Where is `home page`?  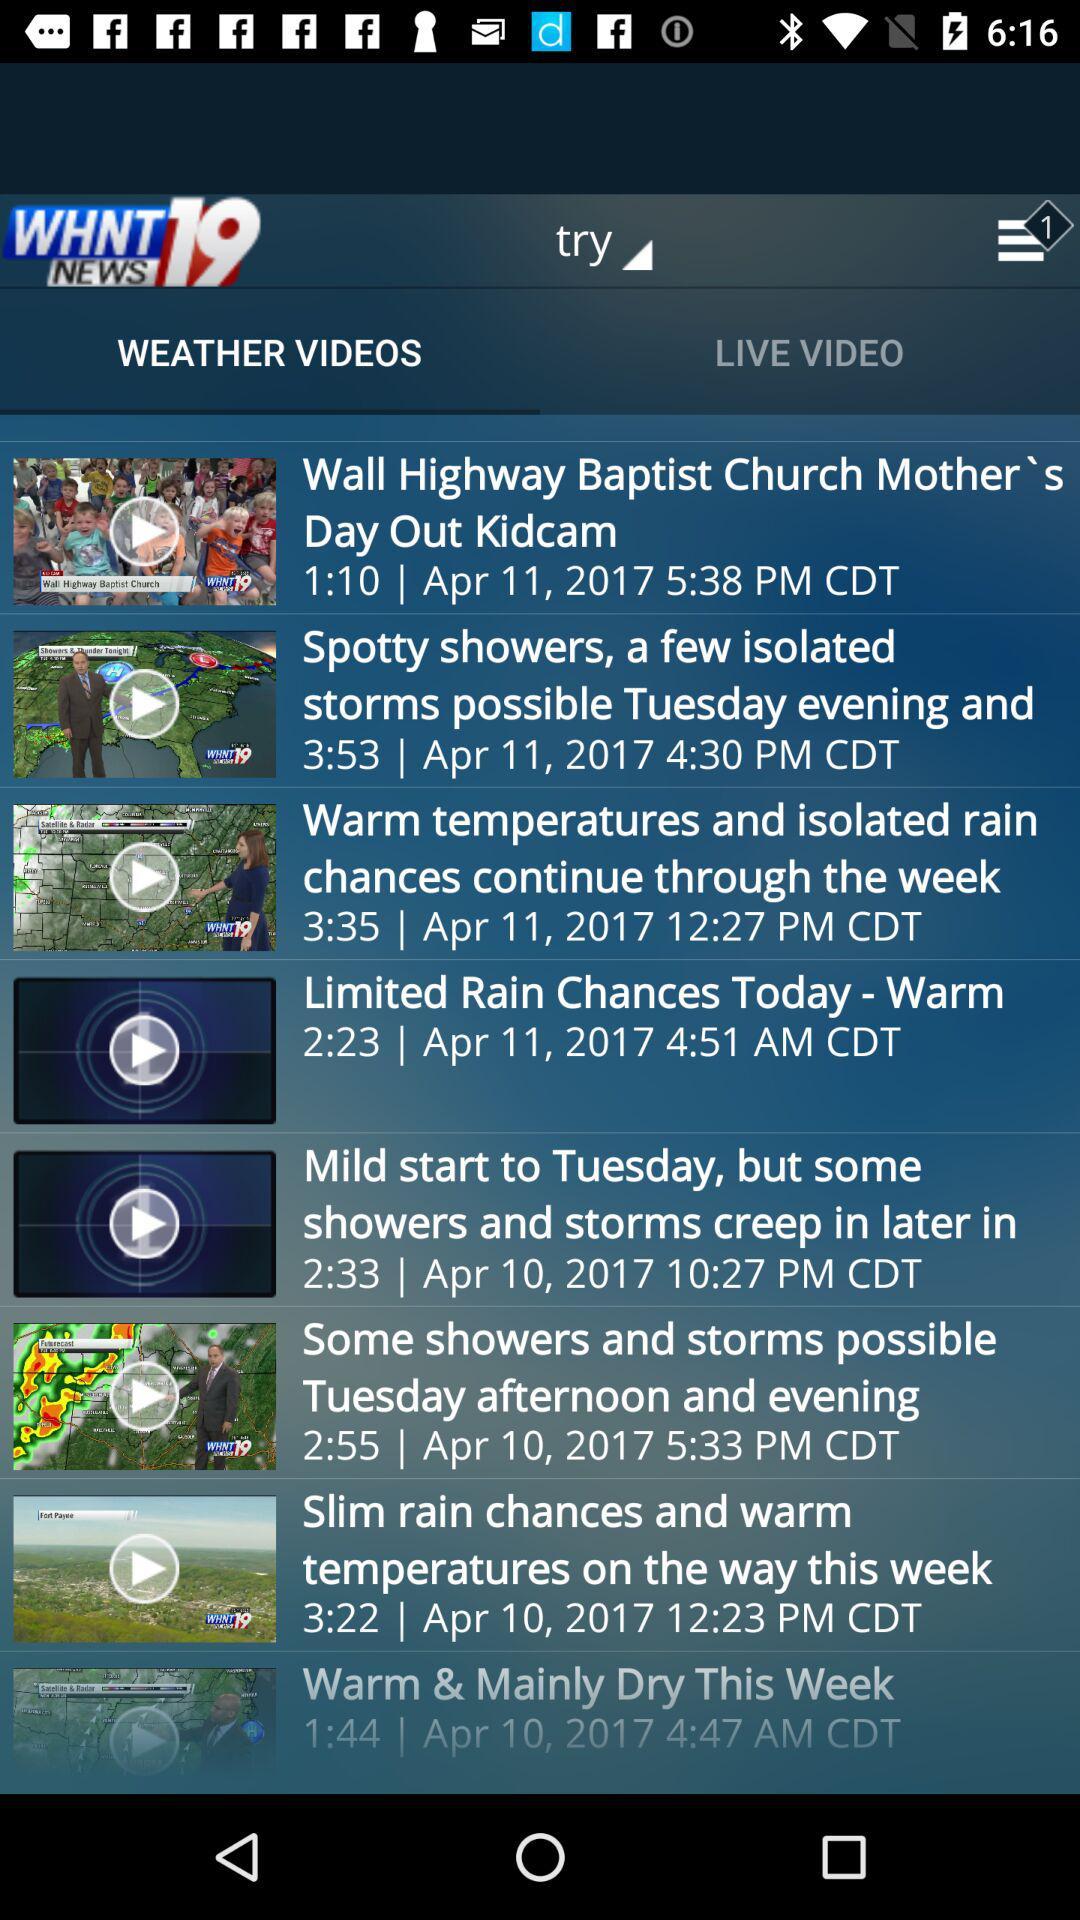 home page is located at coordinates (131, 240).